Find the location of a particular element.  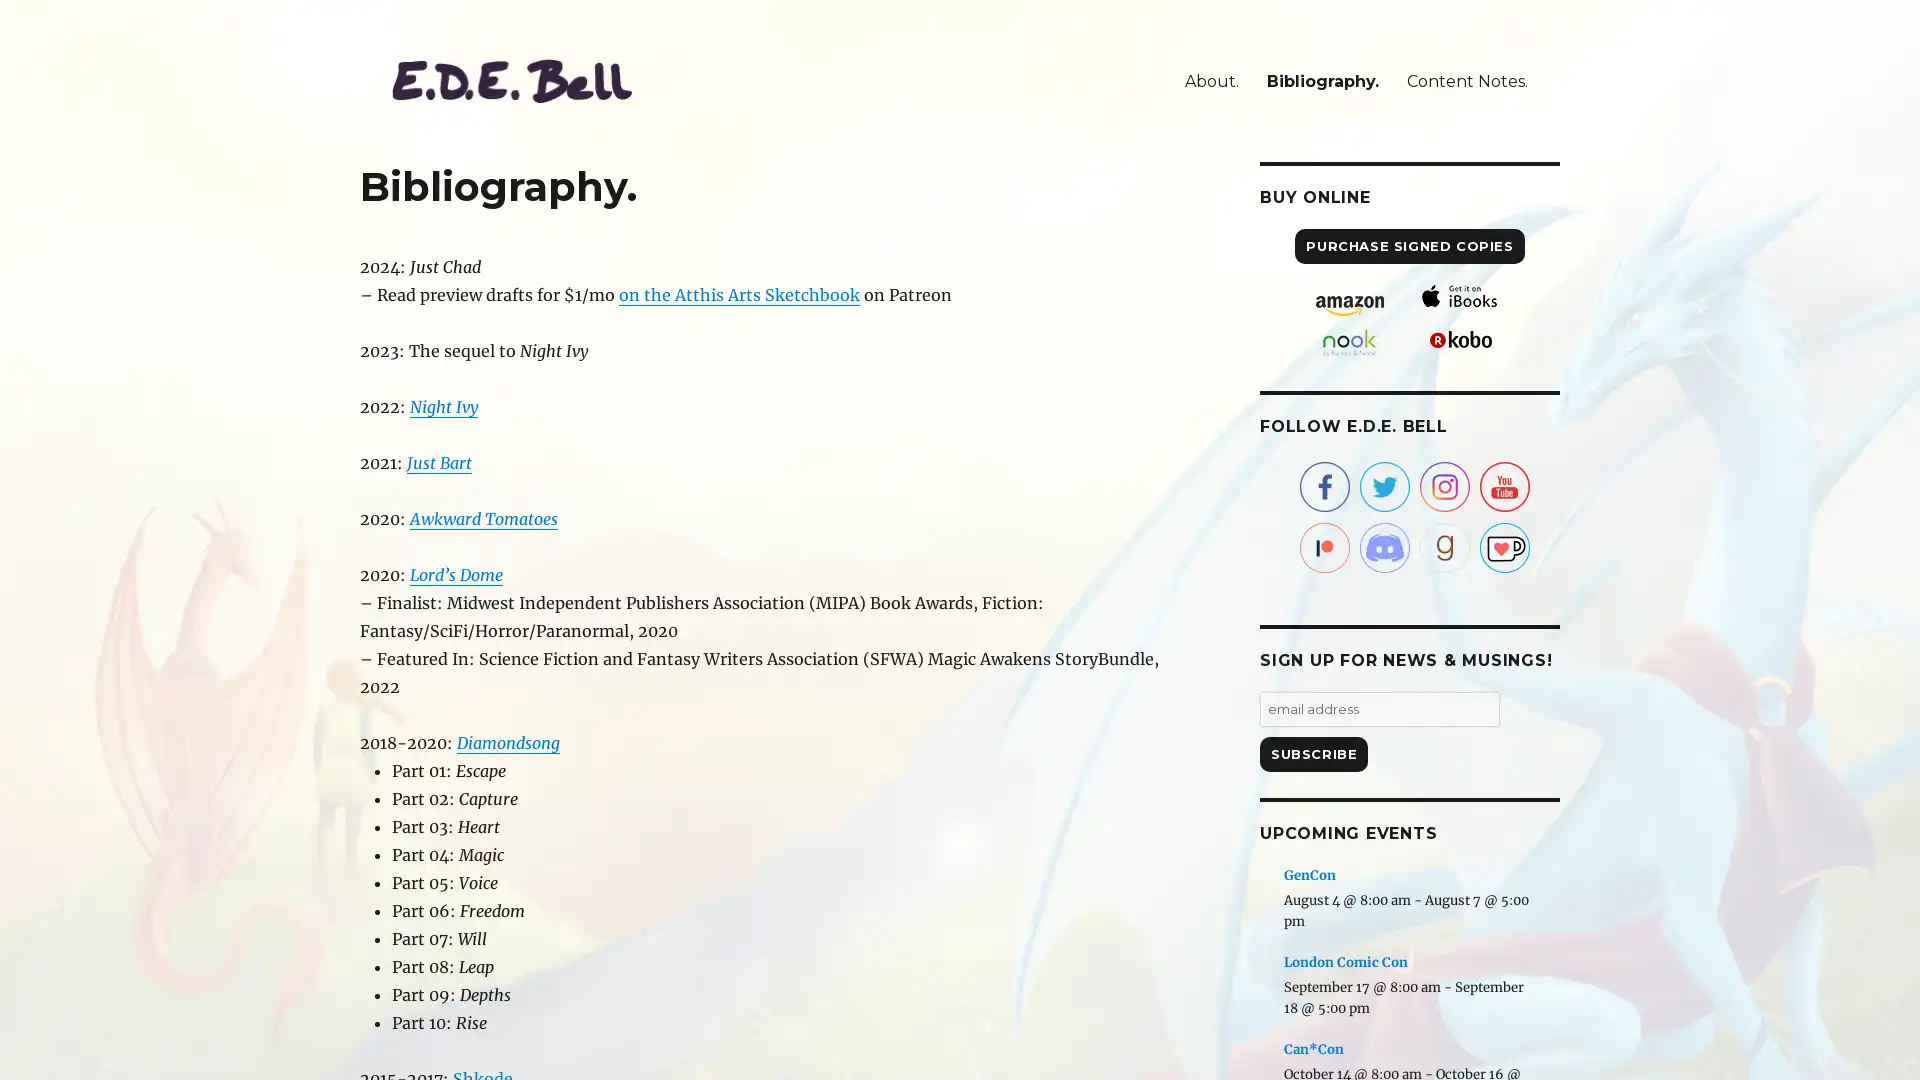

PURCHASE SIGNED COPIES is located at coordinates (1408, 245).